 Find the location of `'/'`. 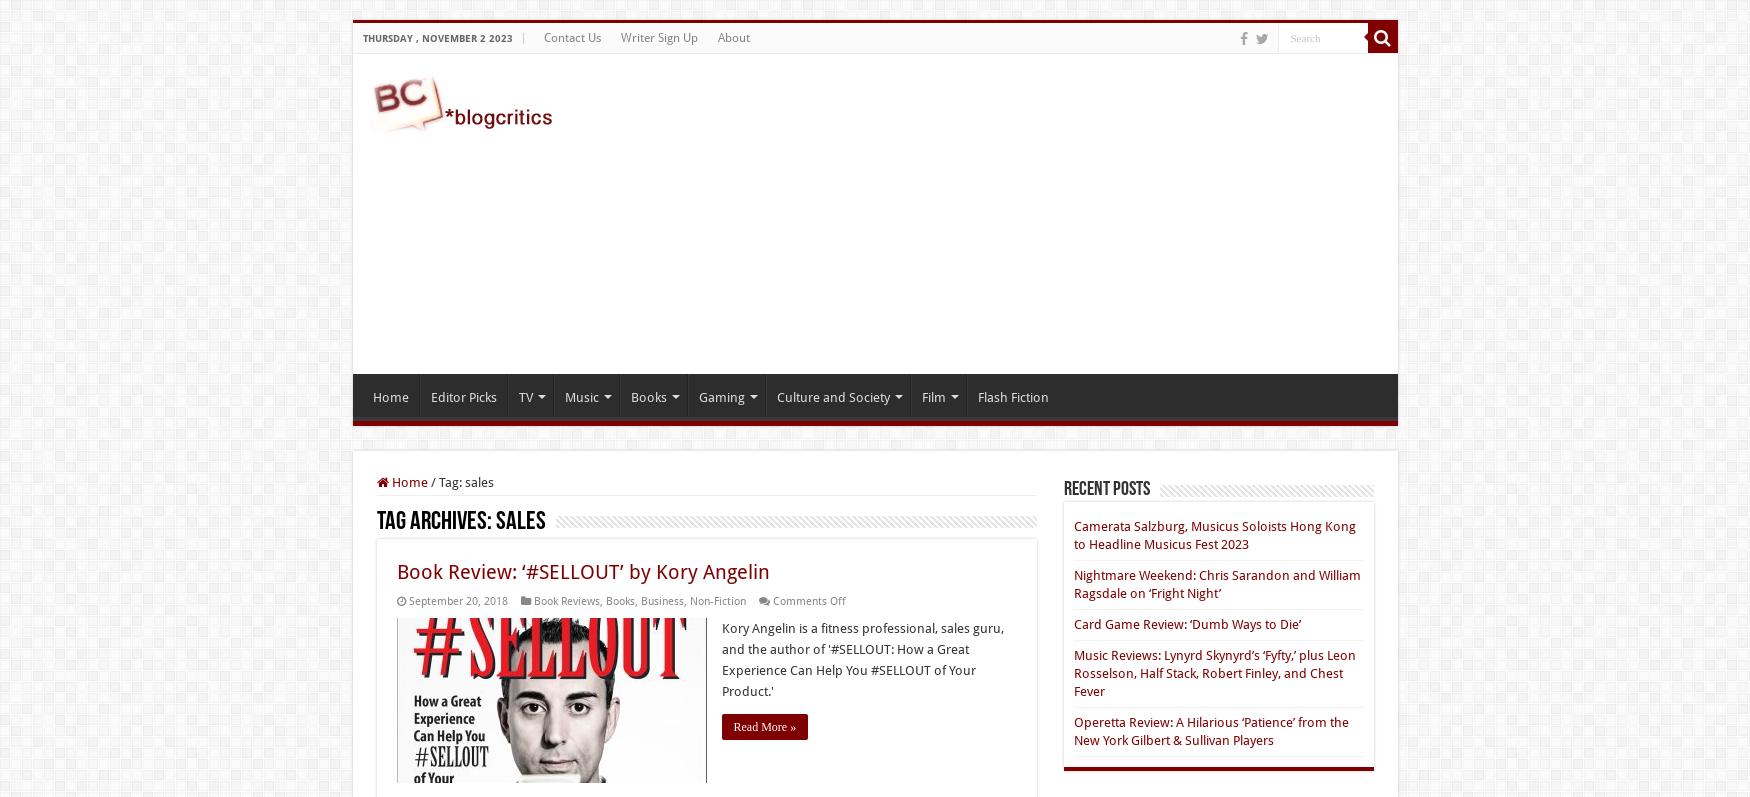

'/' is located at coordinates (431, 482).